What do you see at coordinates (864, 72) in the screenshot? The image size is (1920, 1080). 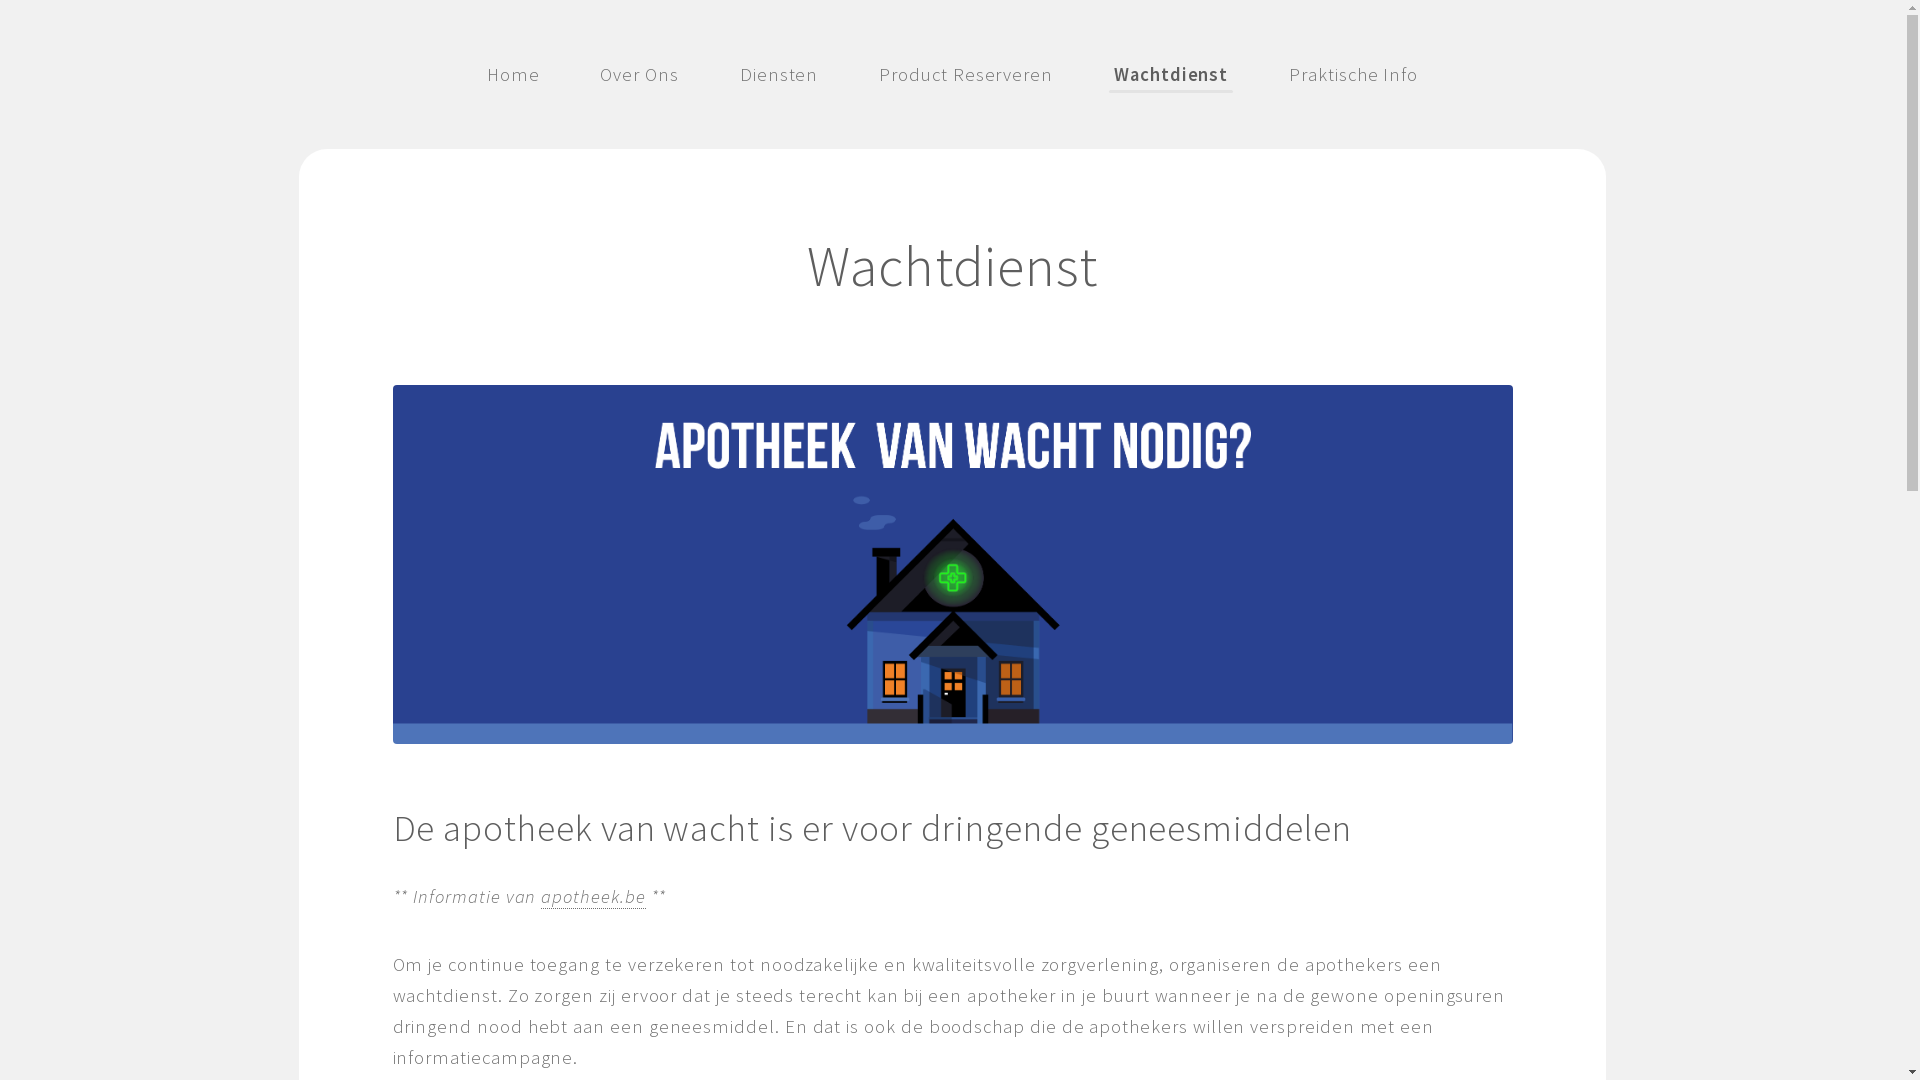 I see `'Product Reserveren'` at bounding box center [864, 72].